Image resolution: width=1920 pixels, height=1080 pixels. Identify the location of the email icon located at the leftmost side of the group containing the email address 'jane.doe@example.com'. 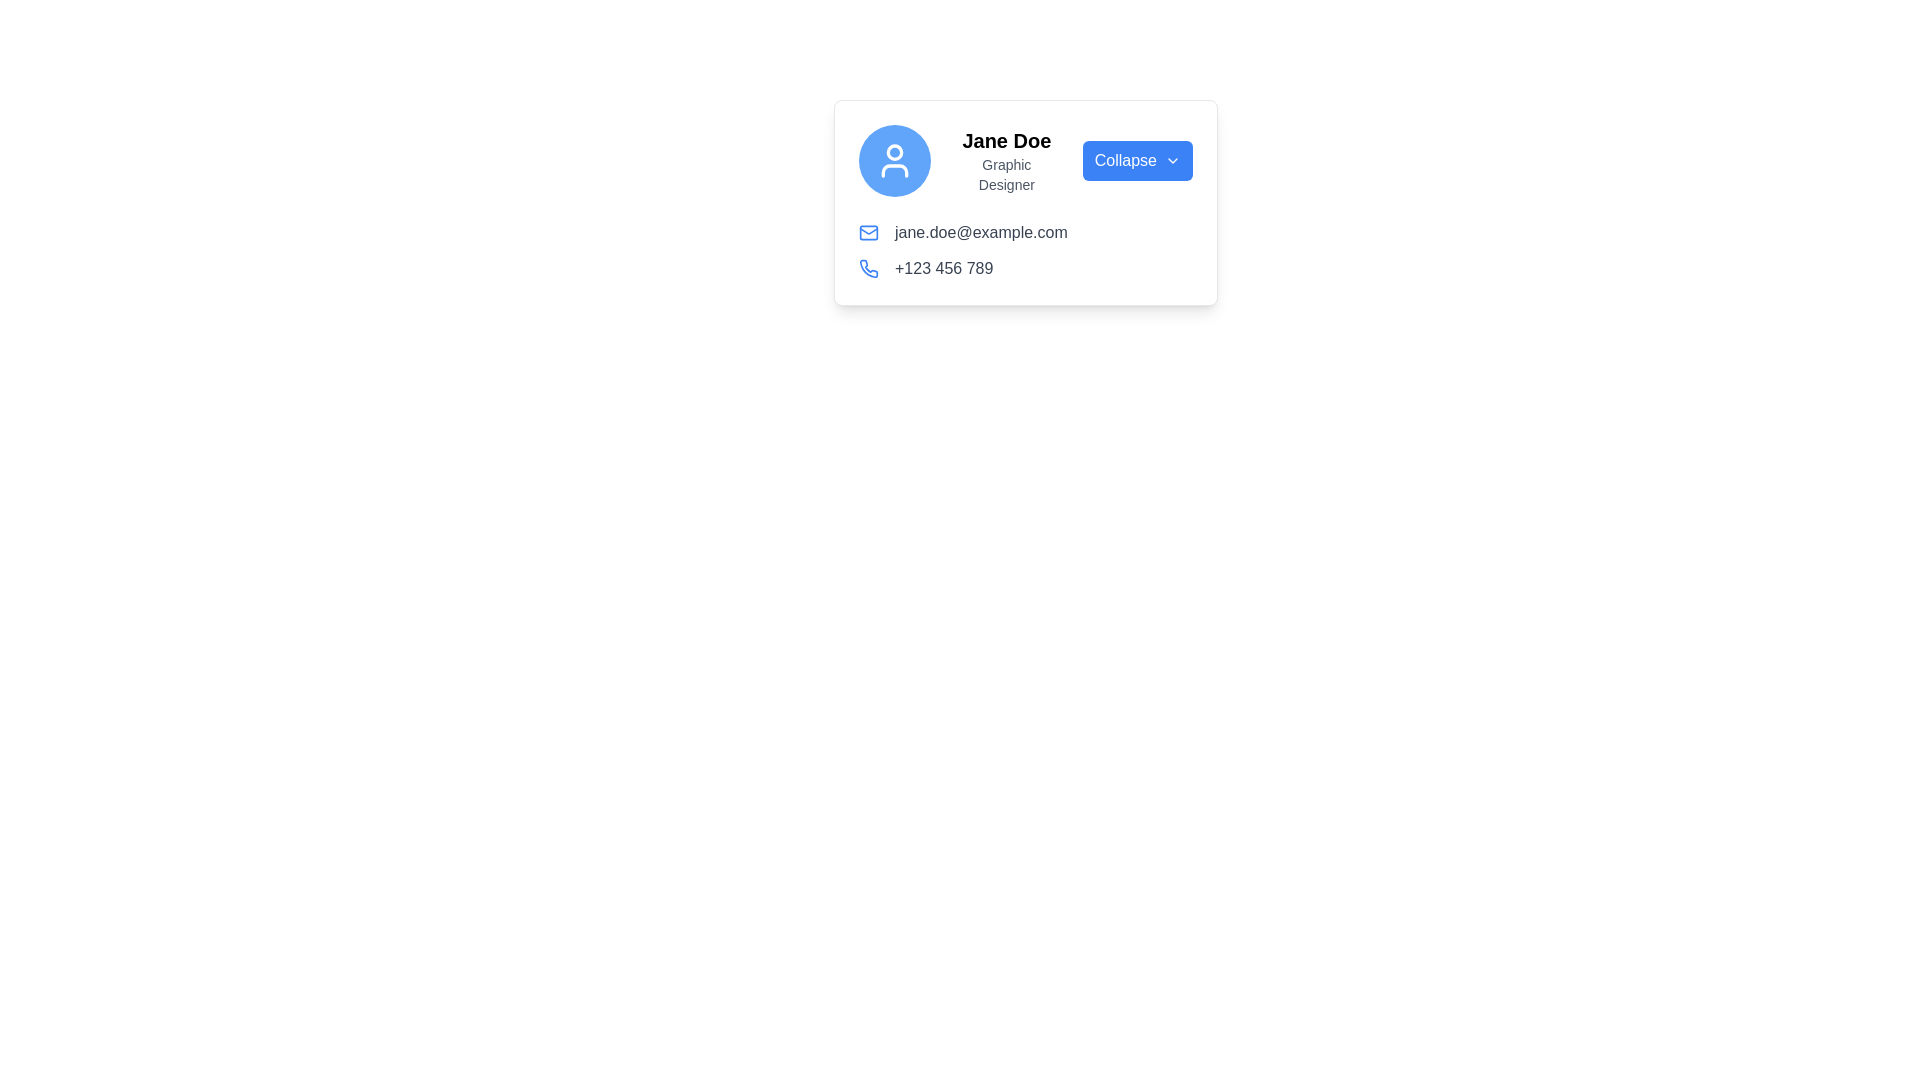
(868, 231).